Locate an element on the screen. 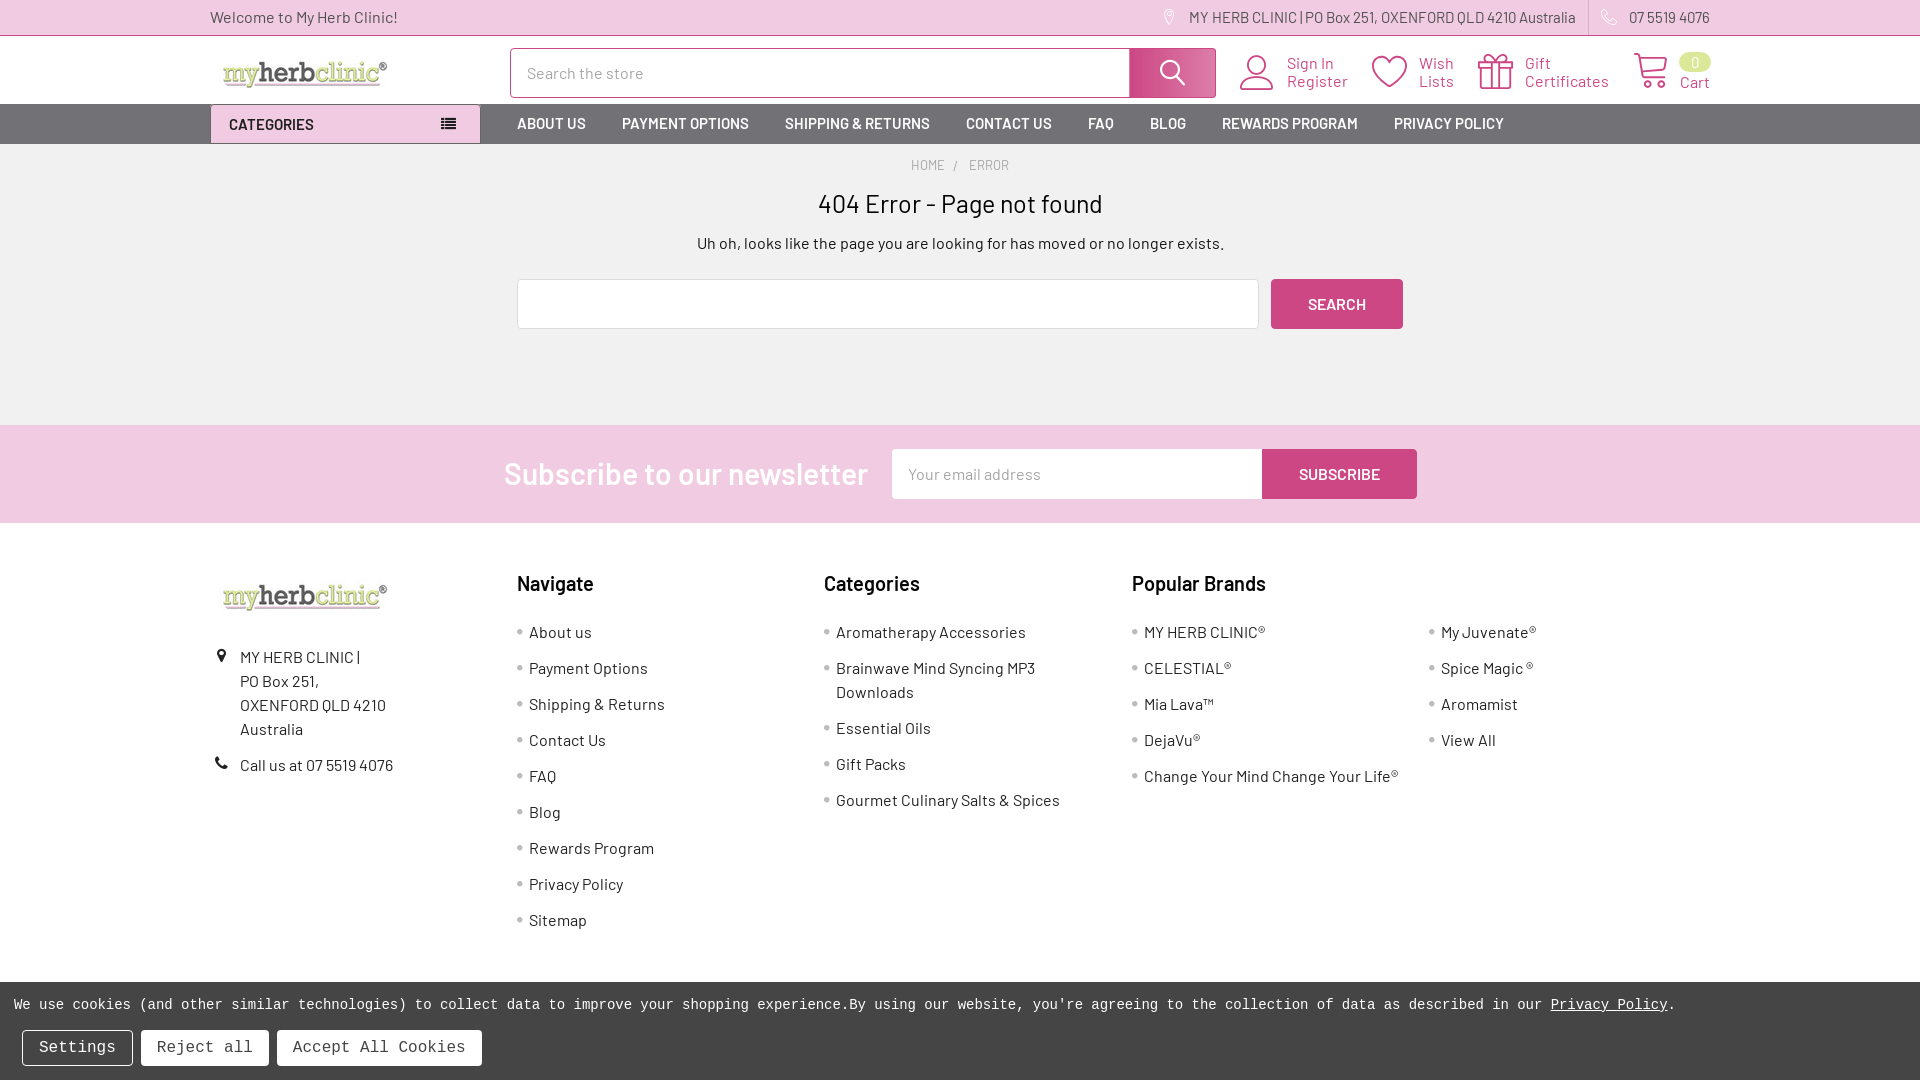 Image resolution: width=1920 pixels, height=1080 pixels. 'Wish is located at coordinates (1424, 71).